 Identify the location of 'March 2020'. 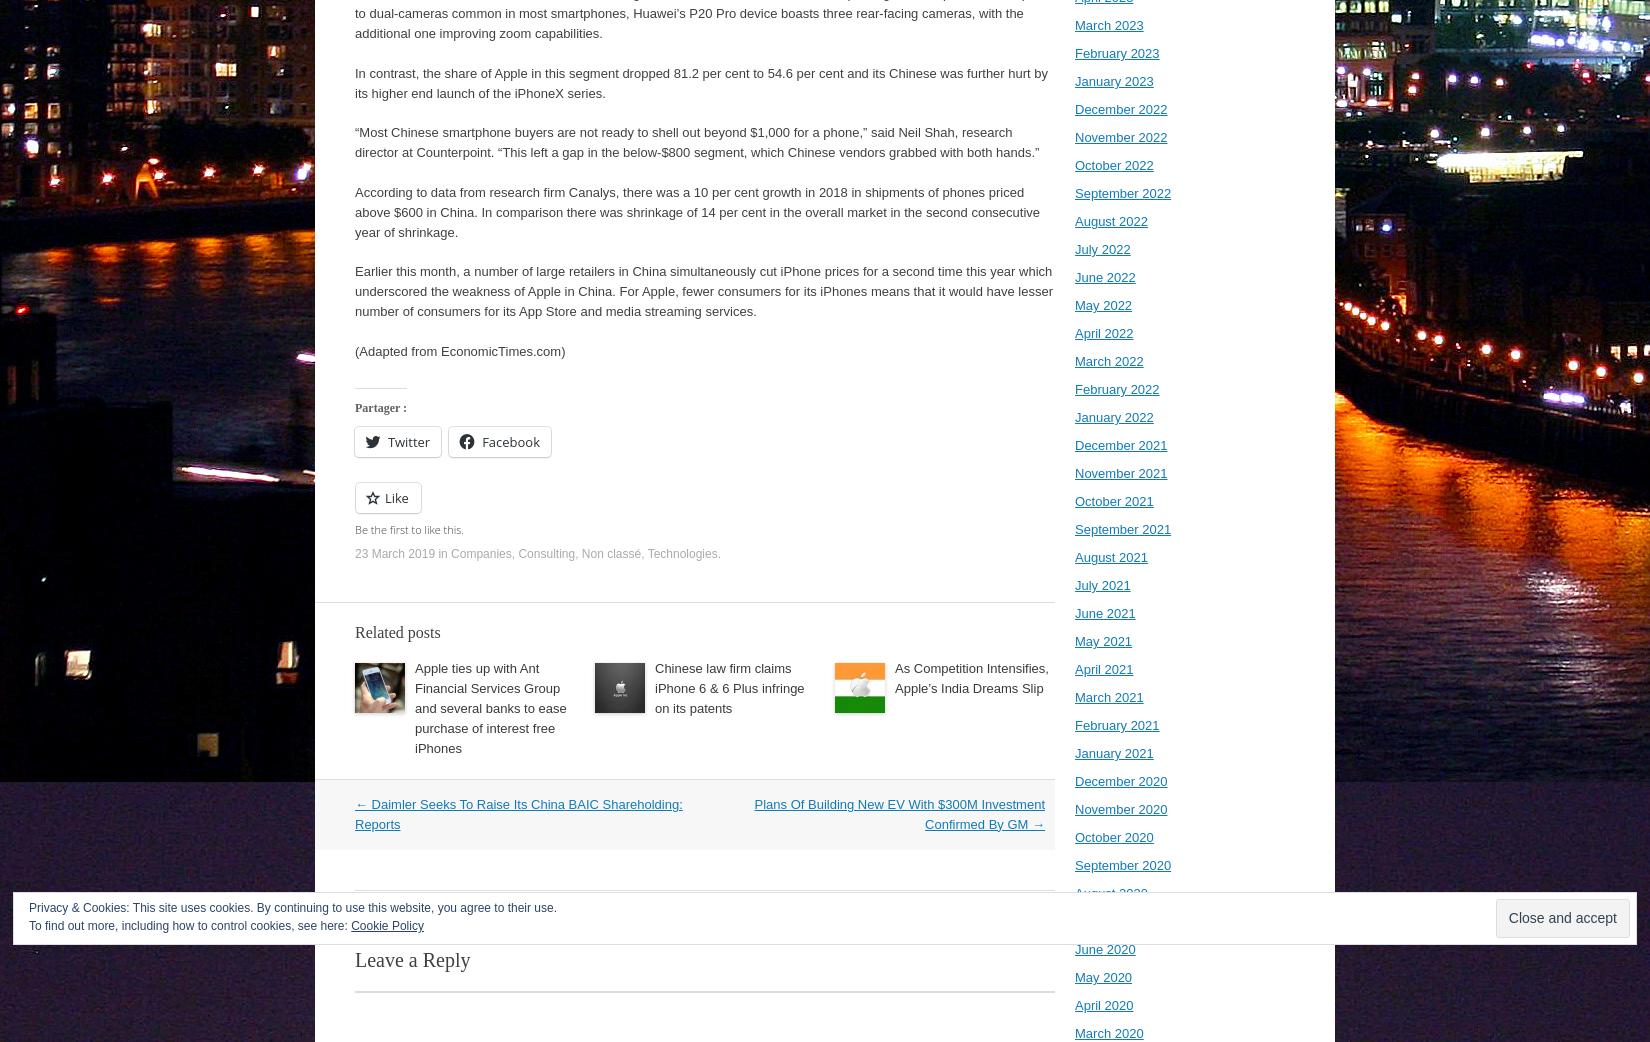
(1108, 1033).